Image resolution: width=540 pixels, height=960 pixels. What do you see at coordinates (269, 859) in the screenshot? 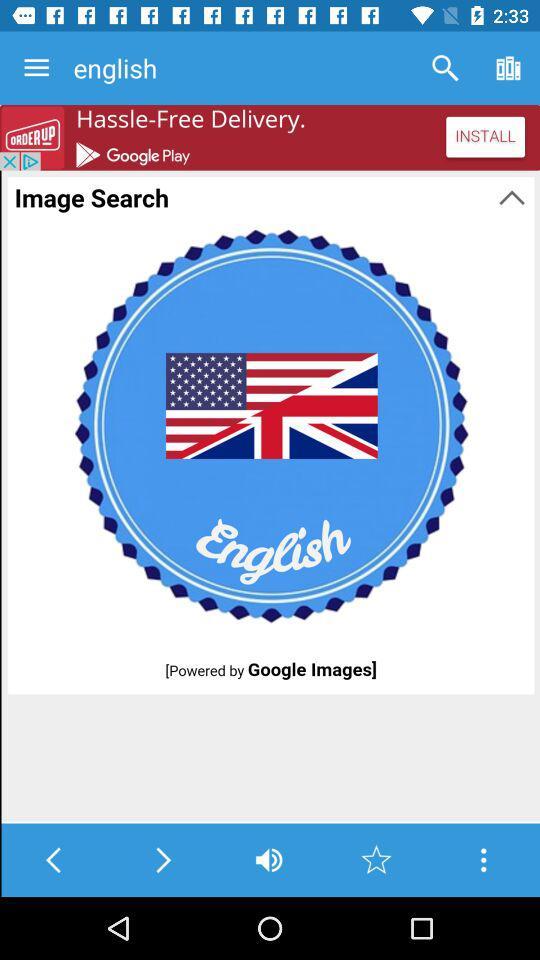
I see `adjust volume` at bounding box center [269, 859].